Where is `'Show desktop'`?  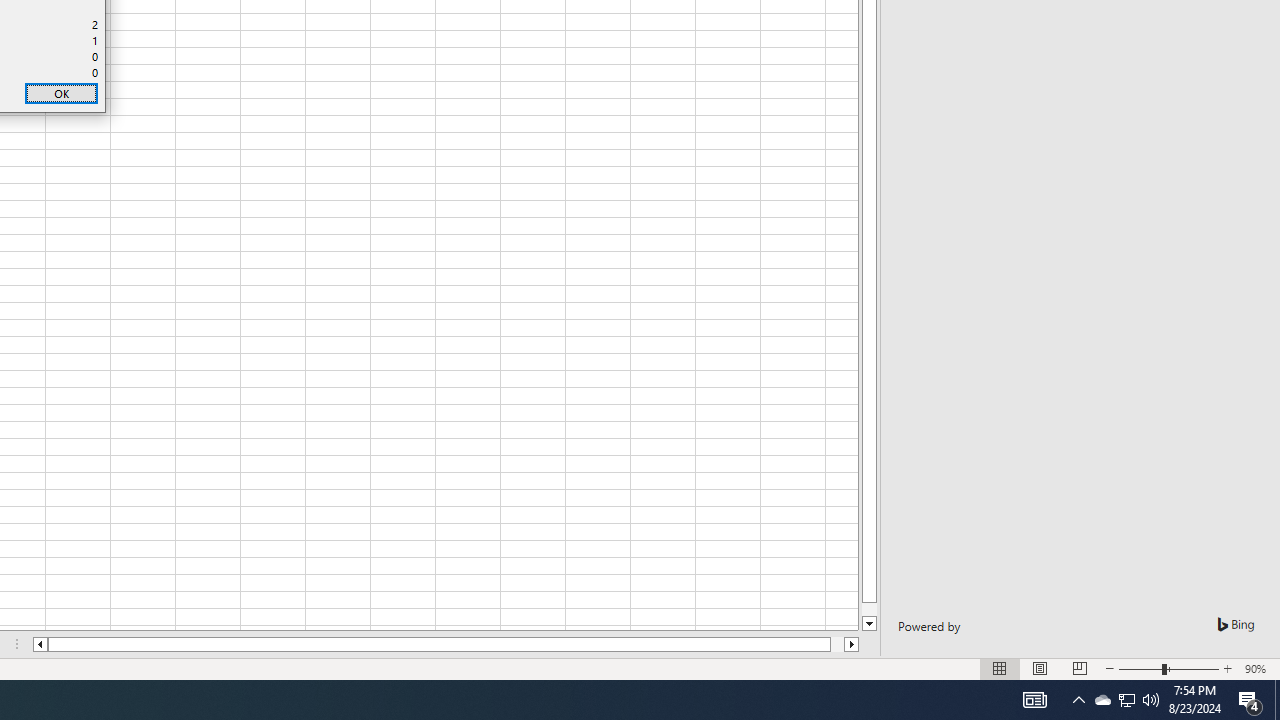
'Show desktop' is located at coordinates (1276, 698).